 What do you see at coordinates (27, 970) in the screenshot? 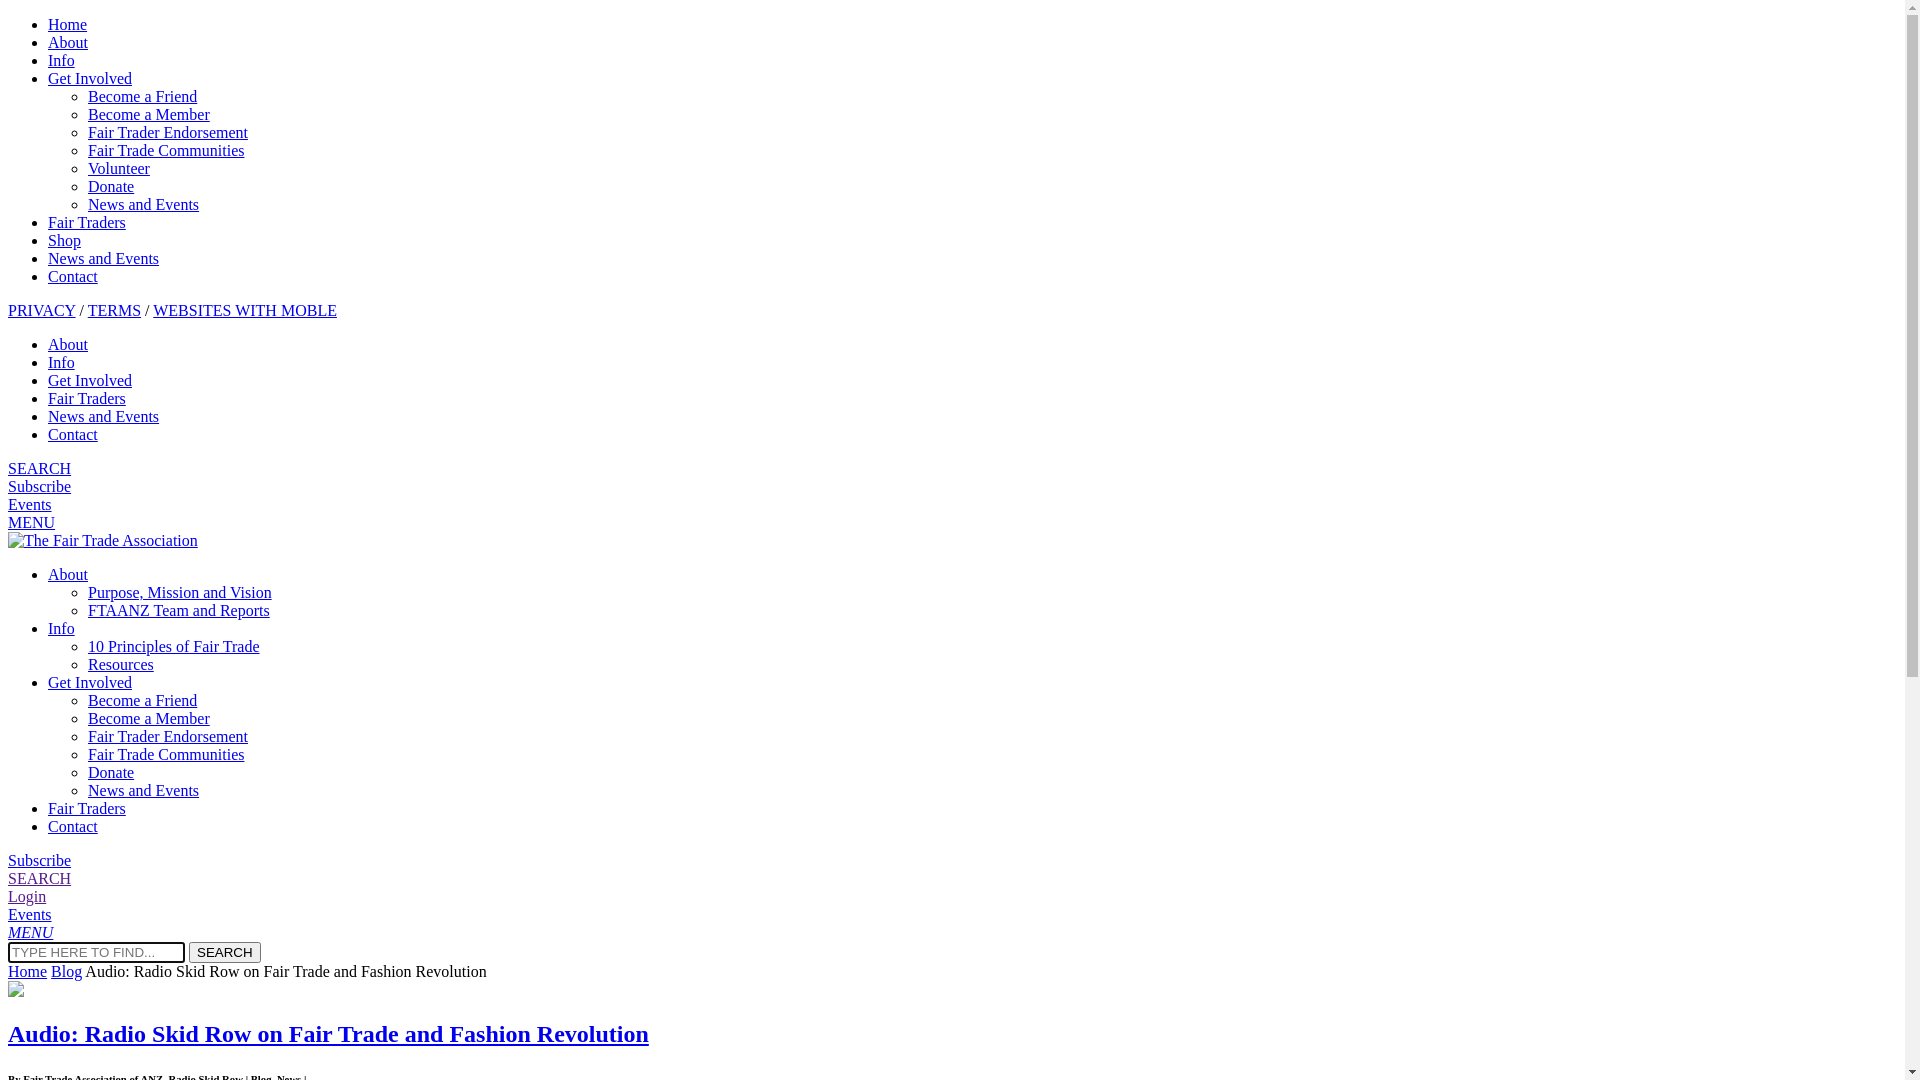
I see `'Home'` at bounding box center [27, 970].